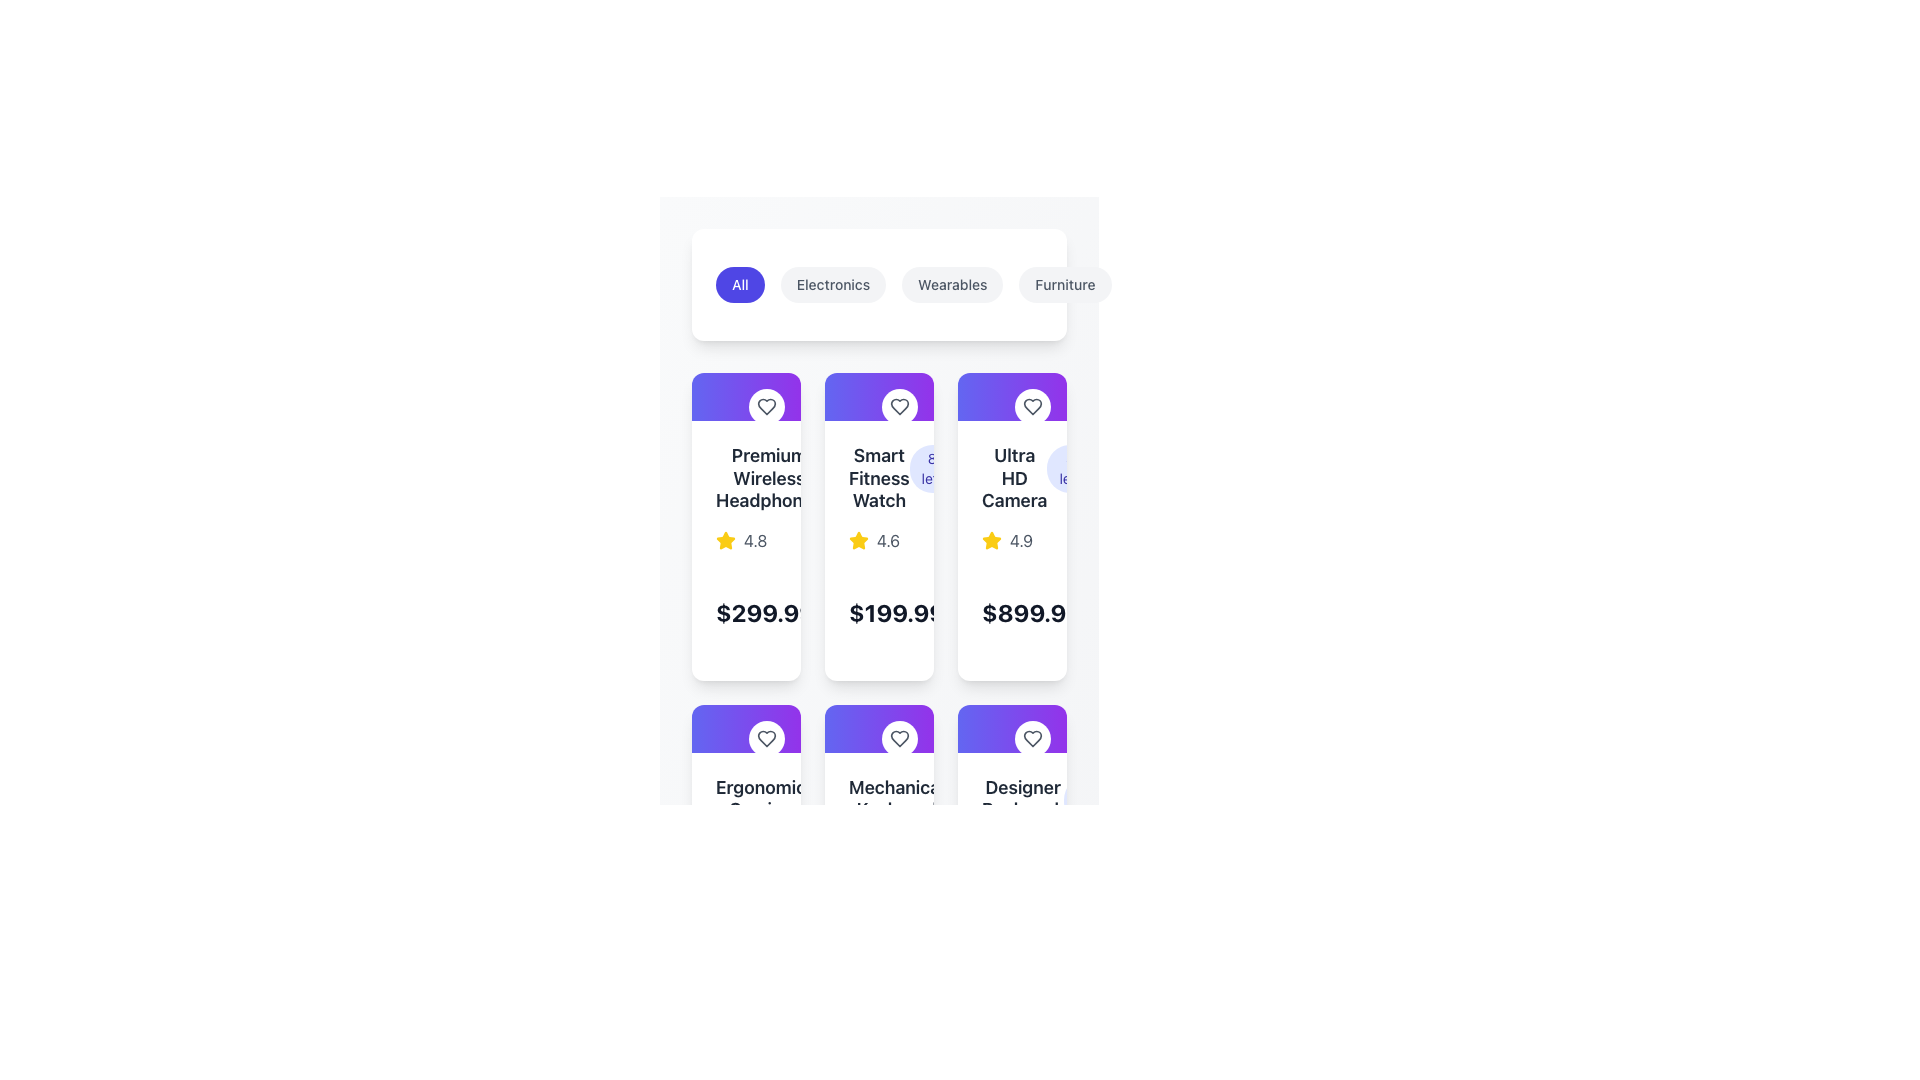  What do you see at coordinates (879, 540) in the screenshot?
I see `rating displayed in the rating display for the 'Smart Fitness Watch', which shows a yellow star icon and the numerical rating '4.6' in gray text` at bounding box center [879, 540].